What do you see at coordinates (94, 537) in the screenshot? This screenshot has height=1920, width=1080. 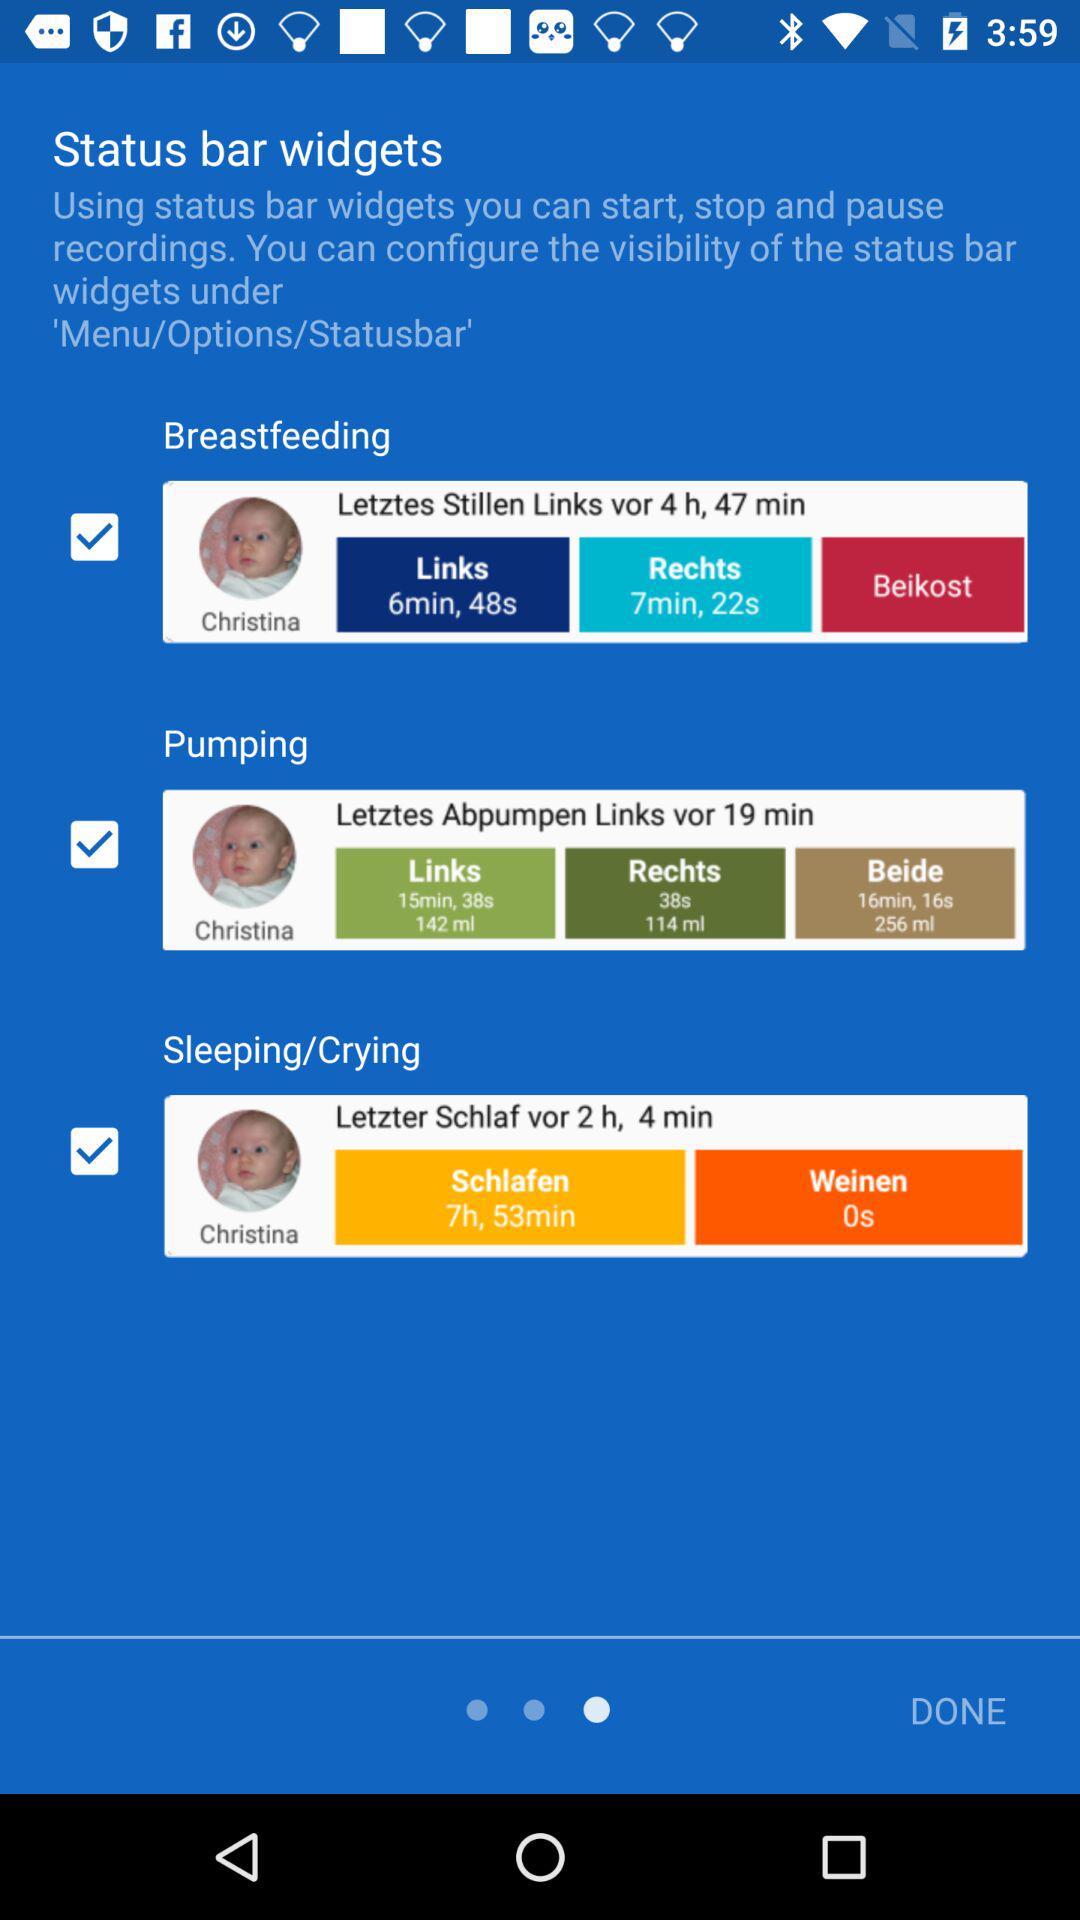 I see `the icon below using status bar icon` at bounding box center [94, 537].